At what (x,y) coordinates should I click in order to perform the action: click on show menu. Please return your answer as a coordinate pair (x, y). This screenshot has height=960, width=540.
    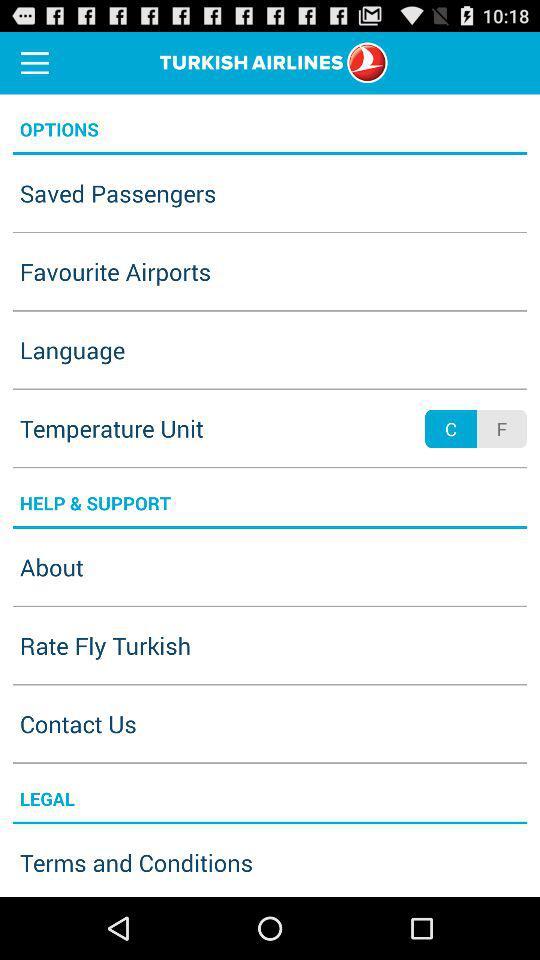
    Looking at the image, I should click on (35, 62).